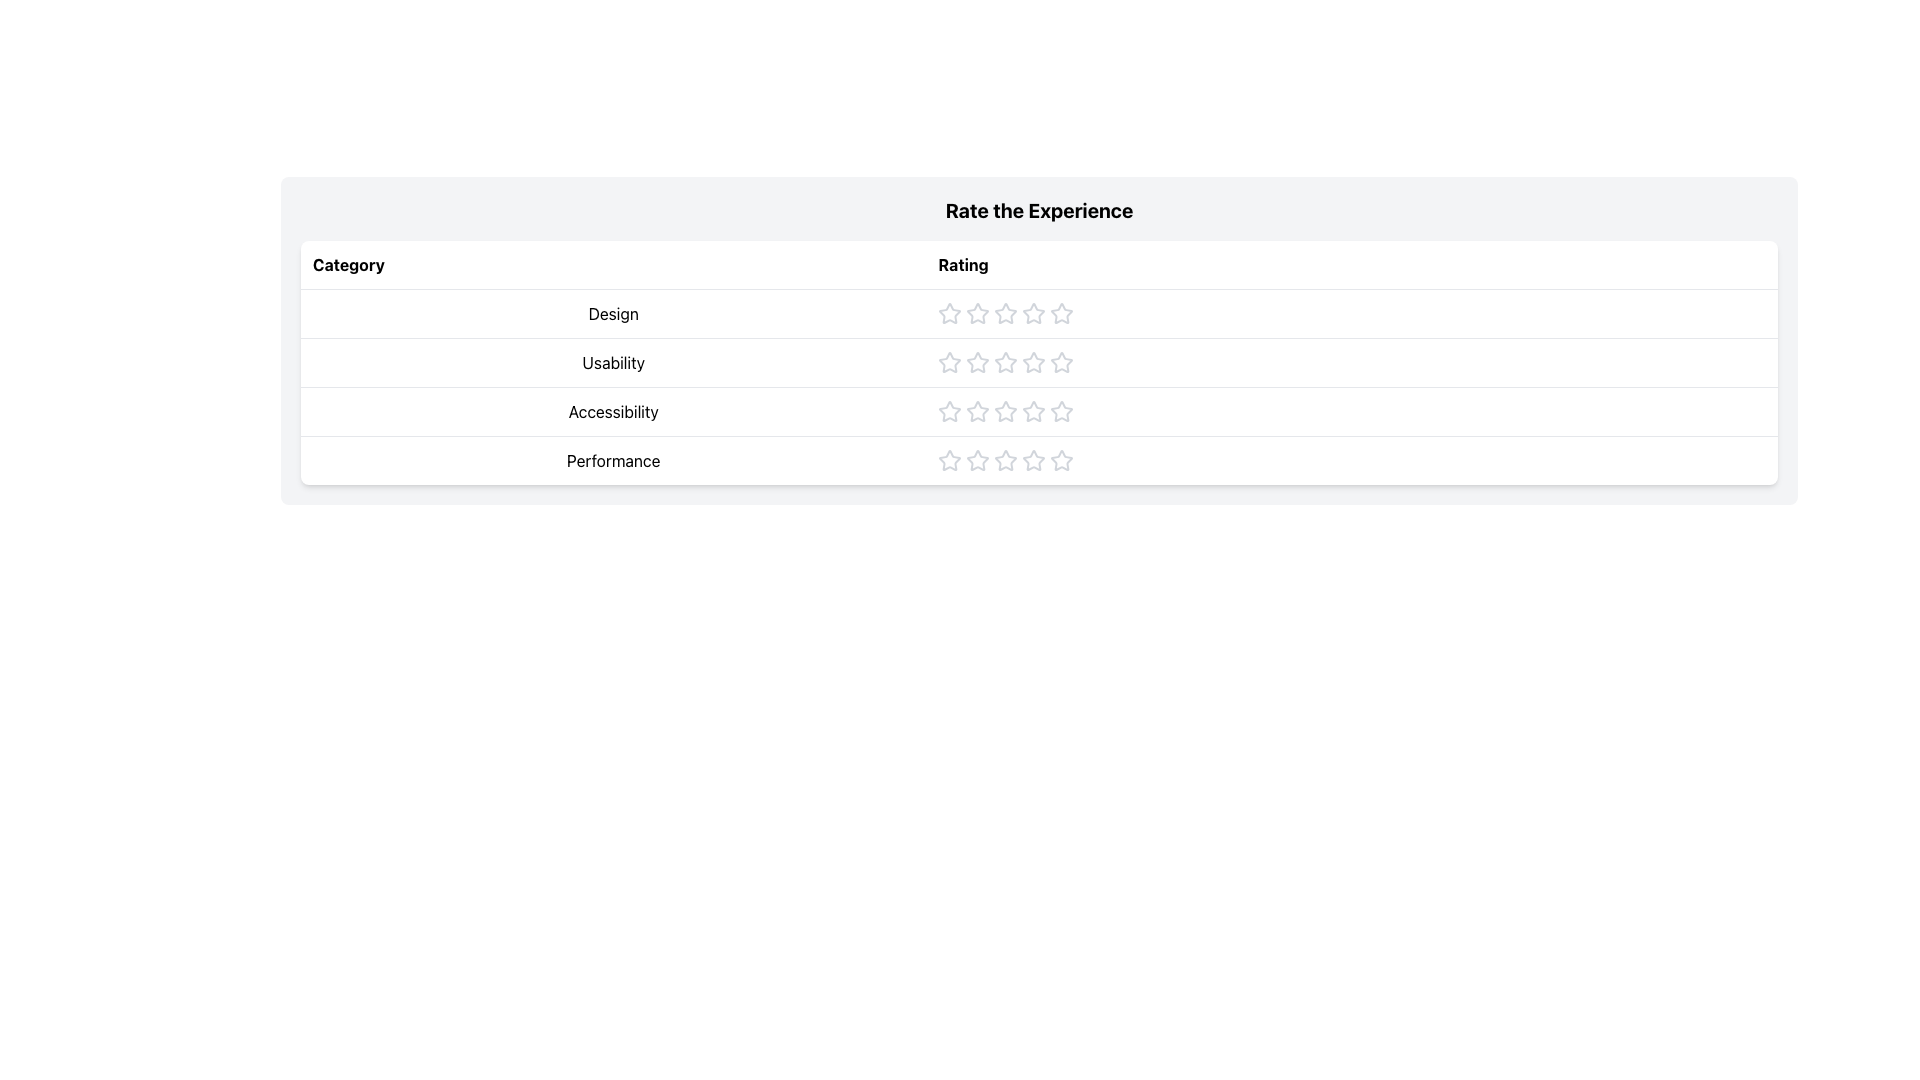 This screenshot has height=1080, width=1920. Describe the element at coordinates (949, 460) in the screenshot. I see `the first star in the Performance rating component` at that location.